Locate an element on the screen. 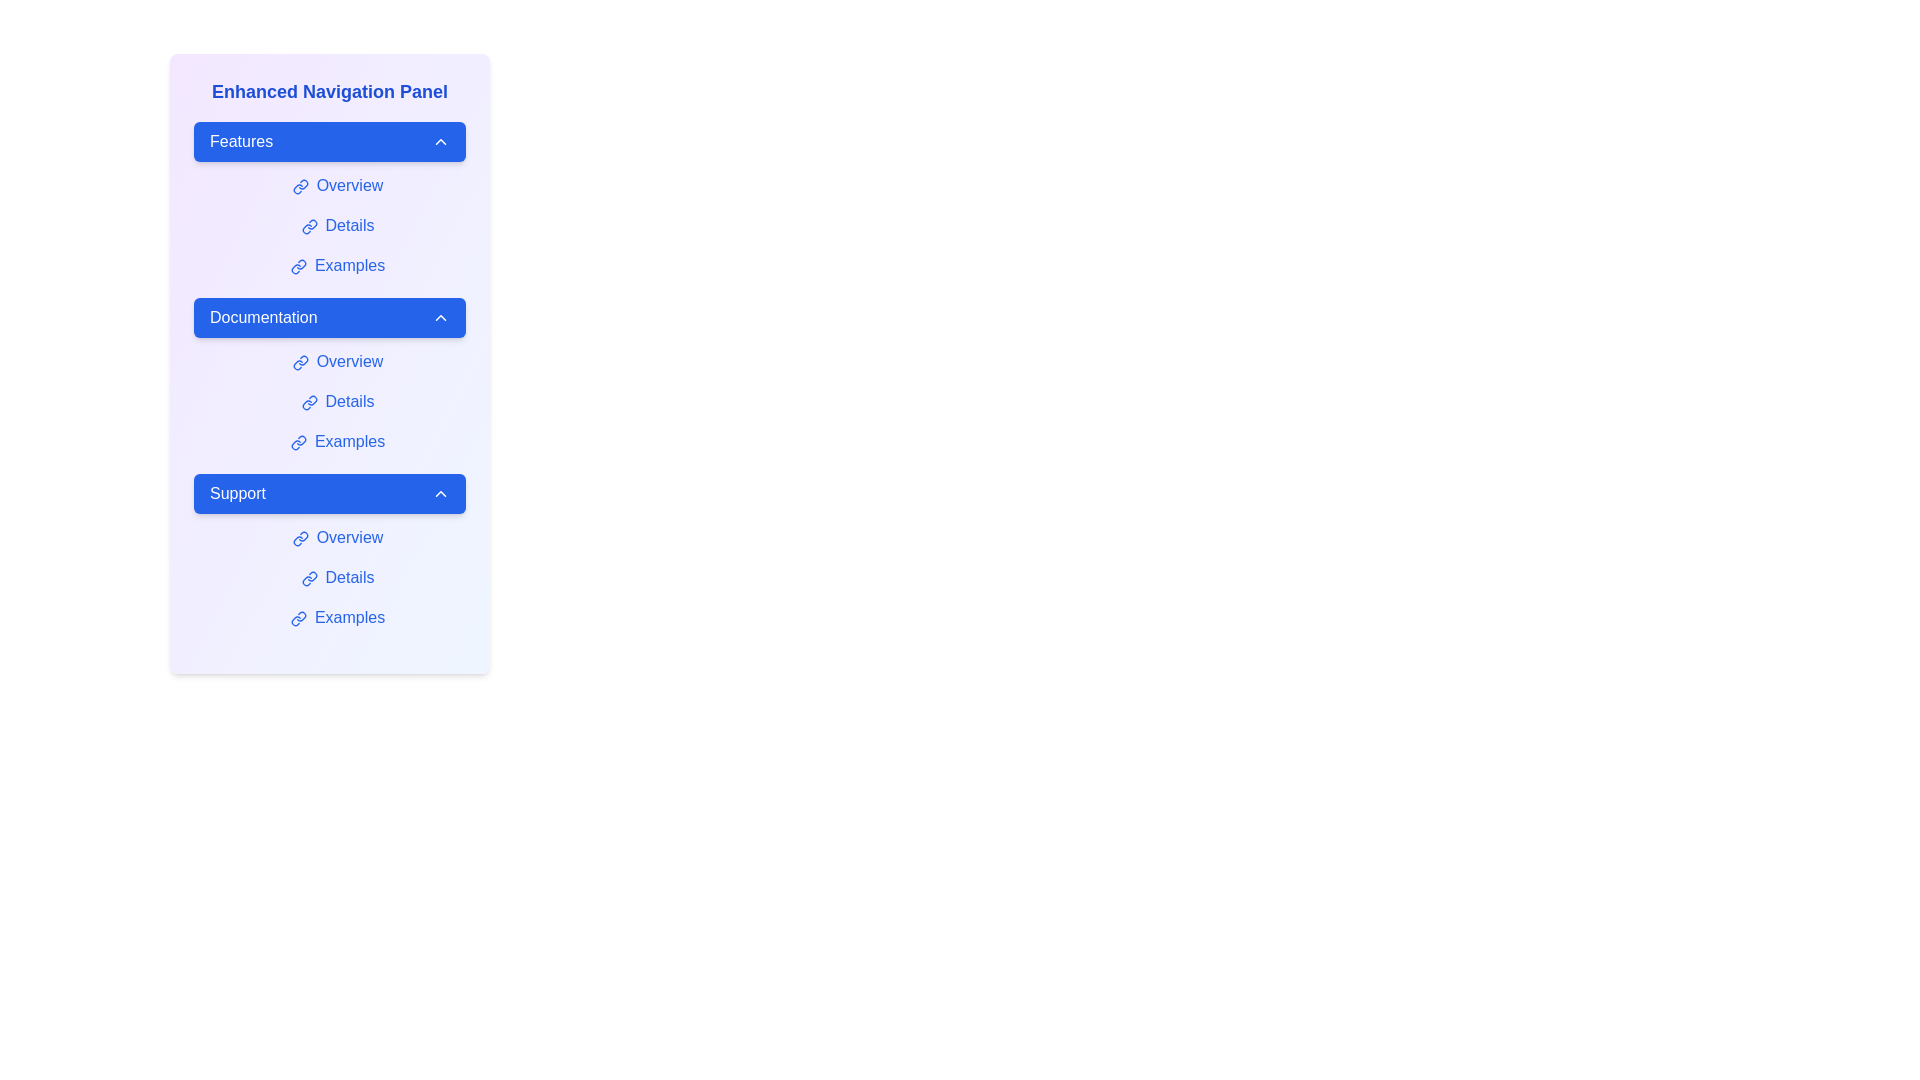  small blue SVG link icon located at the beginning of the 'Overview' hyperlink under the 'Documentation' section of the vertical navigation menu is located at coordinates (299, 362).